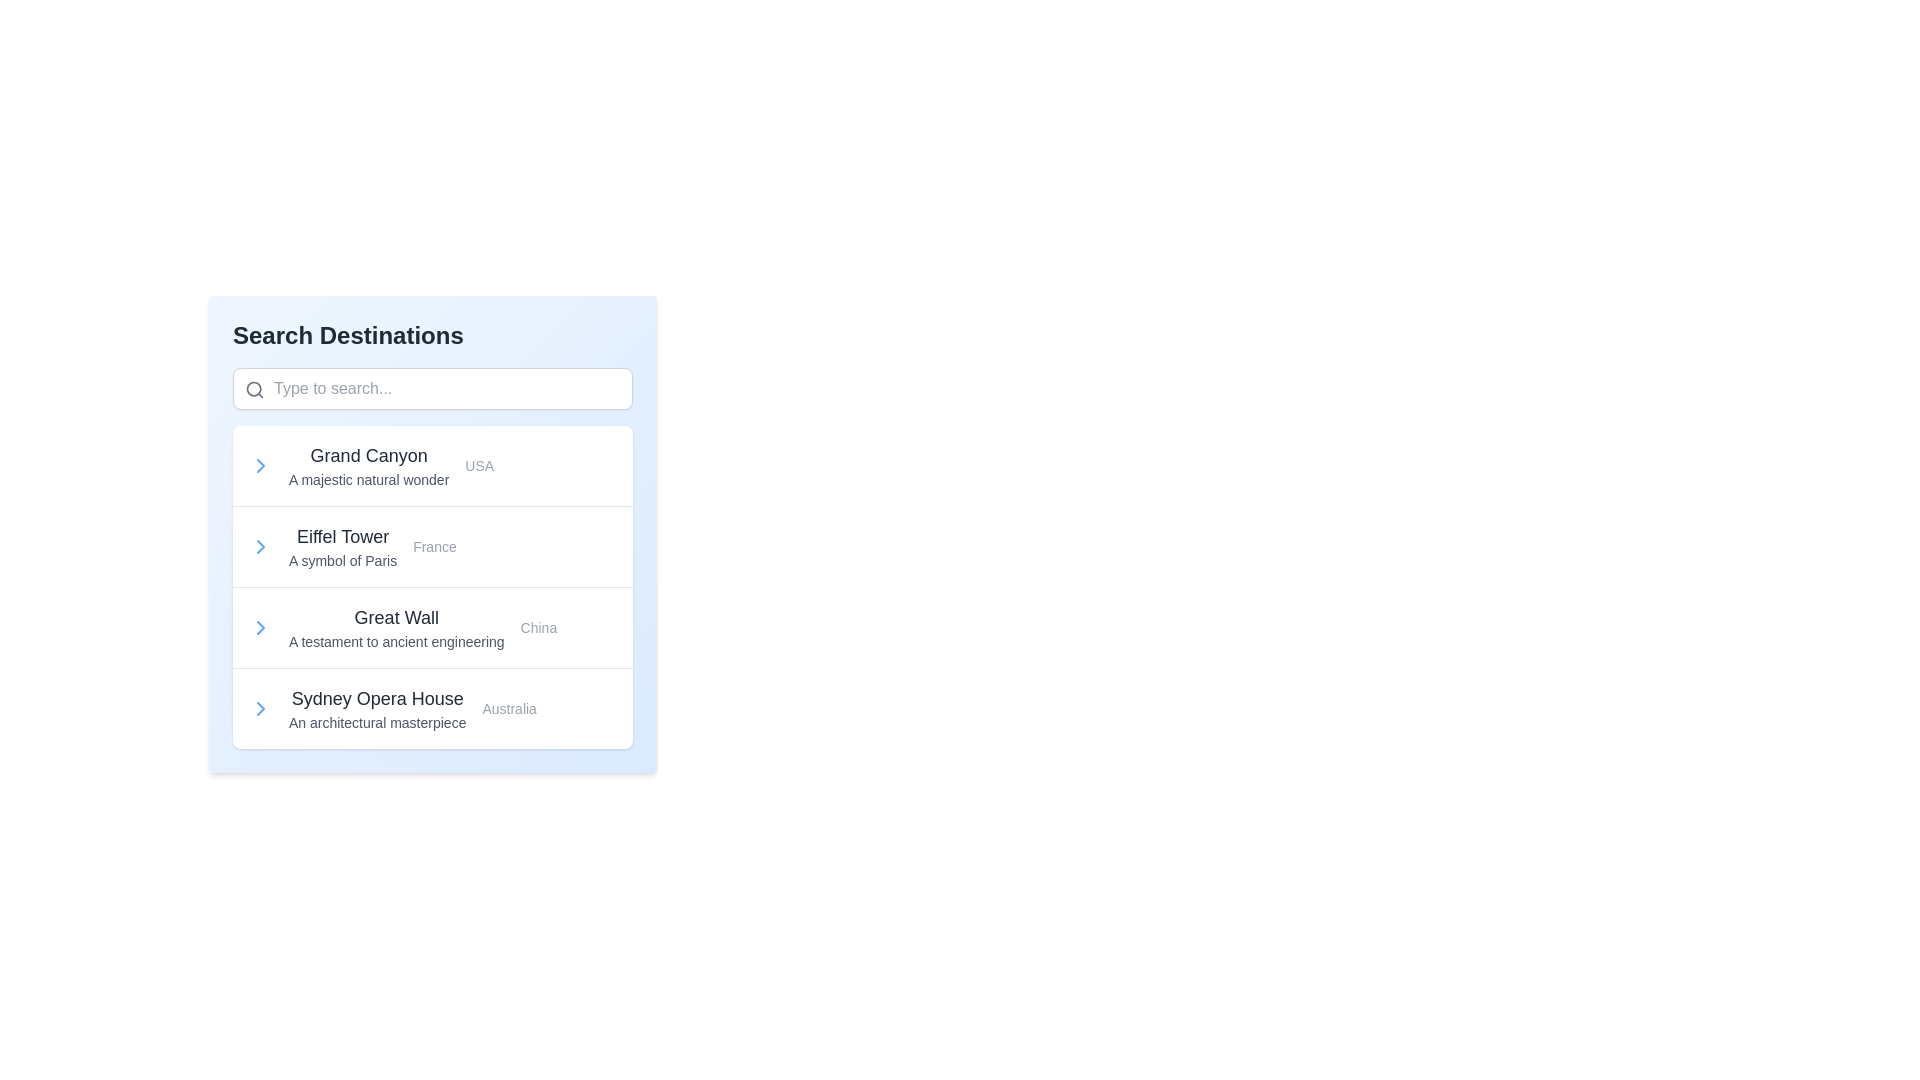 This screenshot has height=1080, width=1920. I want to click on the non-interactive text label indicating the geographic location 'Australia' associated with the Sydney Opera House, located to the far-right of the entry adjacent to 'An architectural masterpiece', so click(509, 708).